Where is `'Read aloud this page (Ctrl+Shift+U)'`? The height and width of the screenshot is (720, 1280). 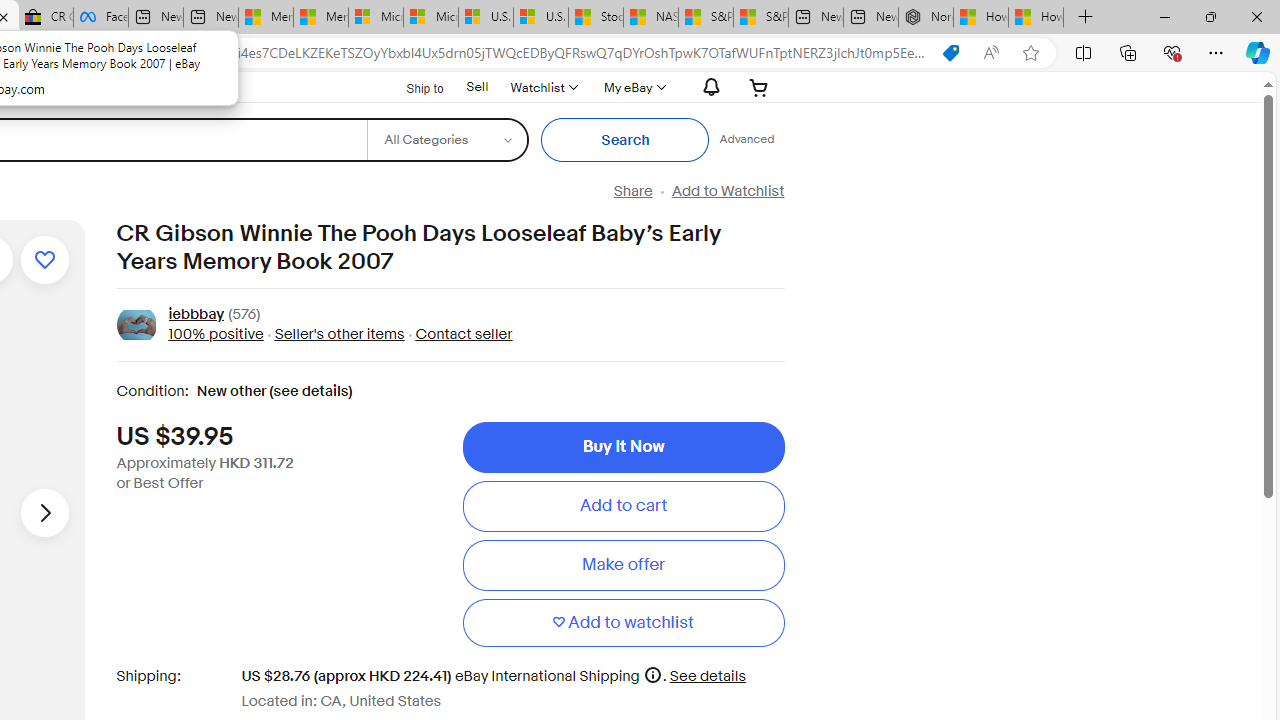 'Read aloud this page (Ctrl+Shift+U)' is located at coordinates (991, 52).